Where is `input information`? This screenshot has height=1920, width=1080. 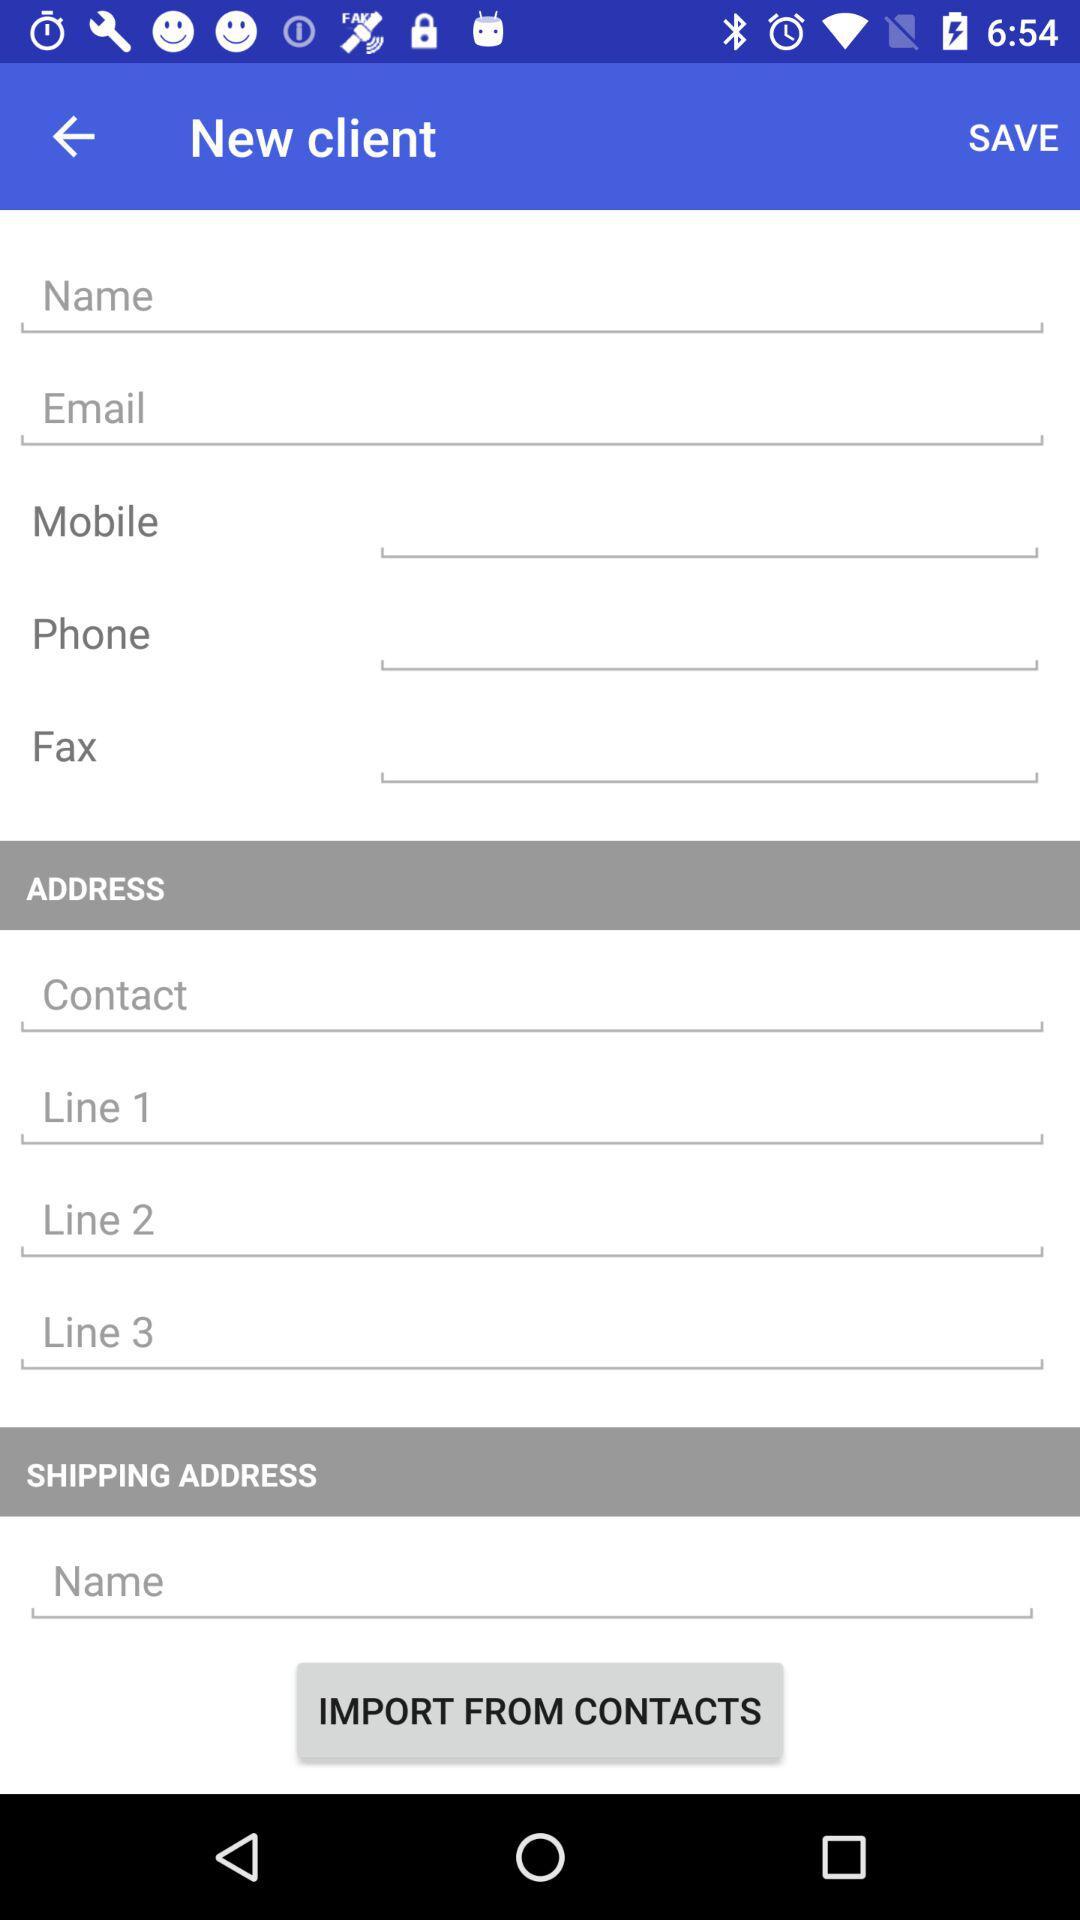 input information is located at coordinates (531, 1218).